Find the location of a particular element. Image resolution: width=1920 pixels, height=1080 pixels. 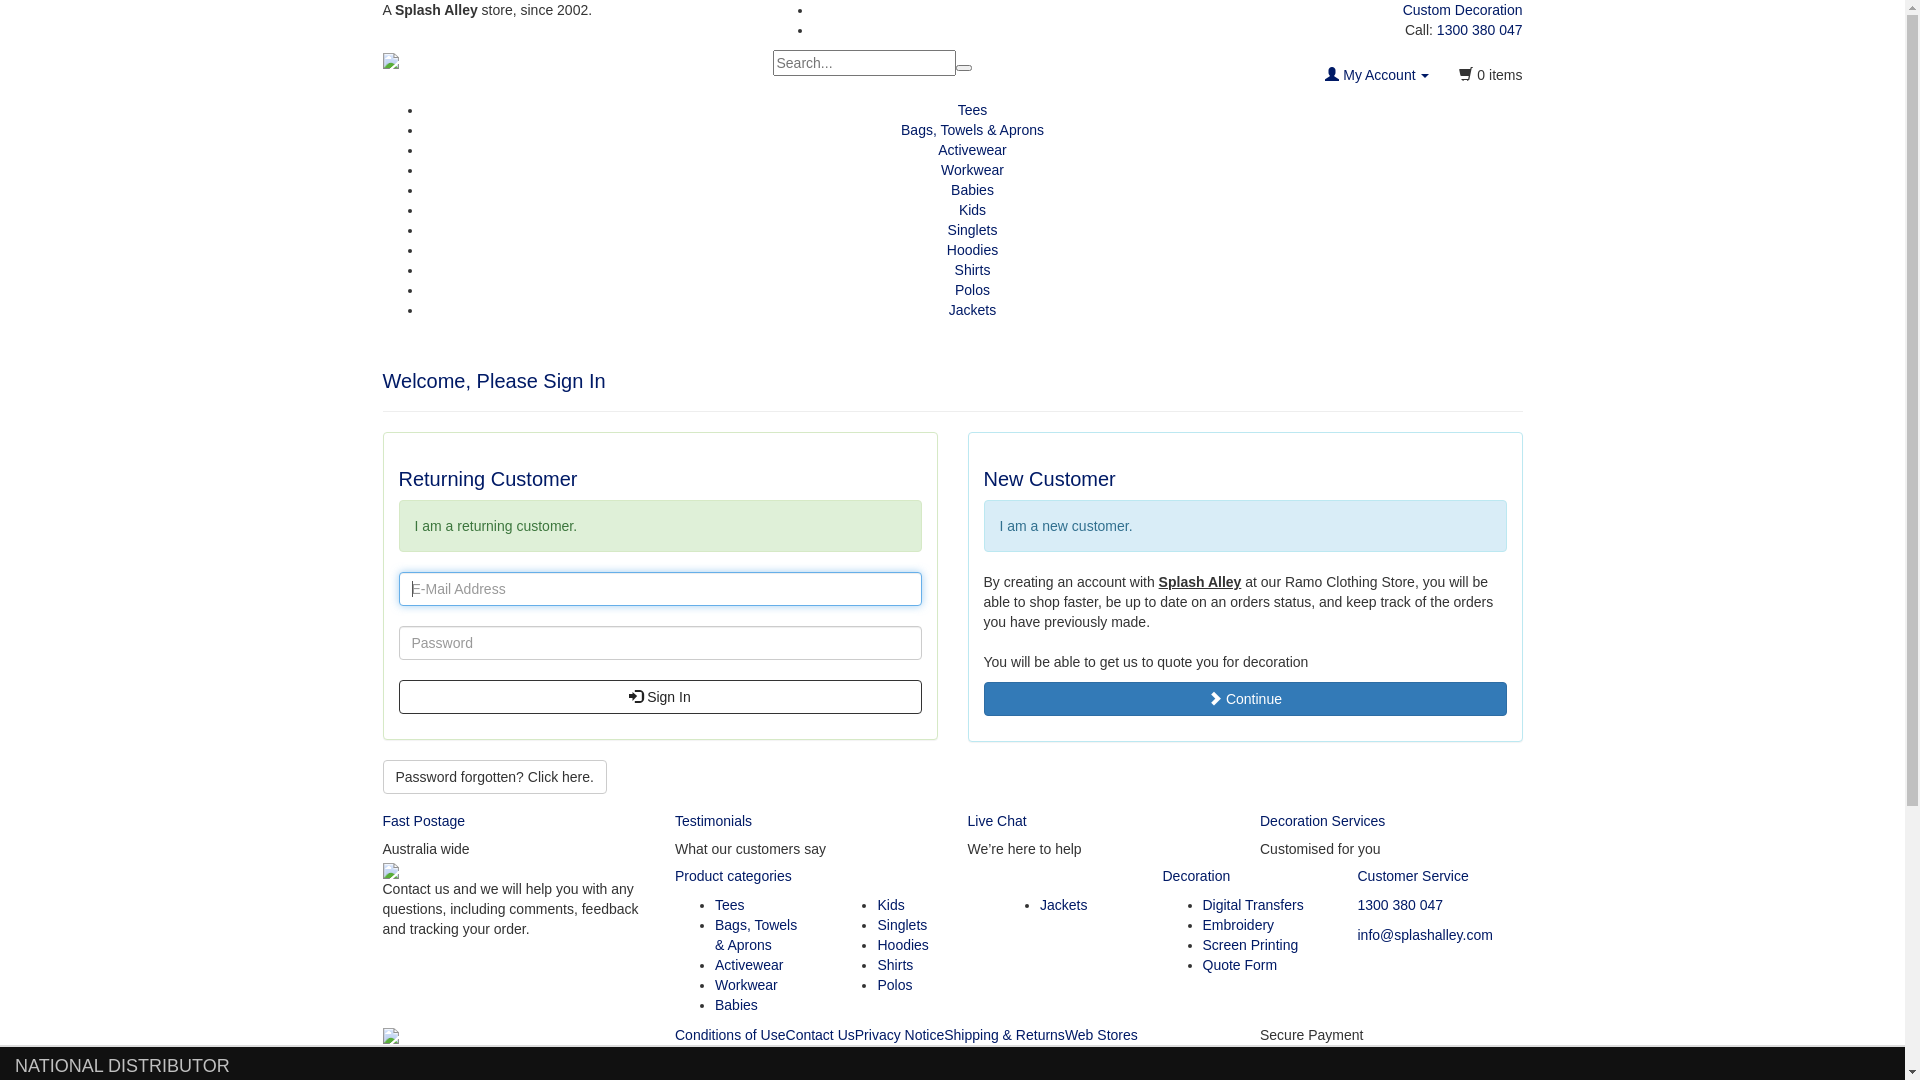

'Quote Form' is located at coordinates (1238, 963).